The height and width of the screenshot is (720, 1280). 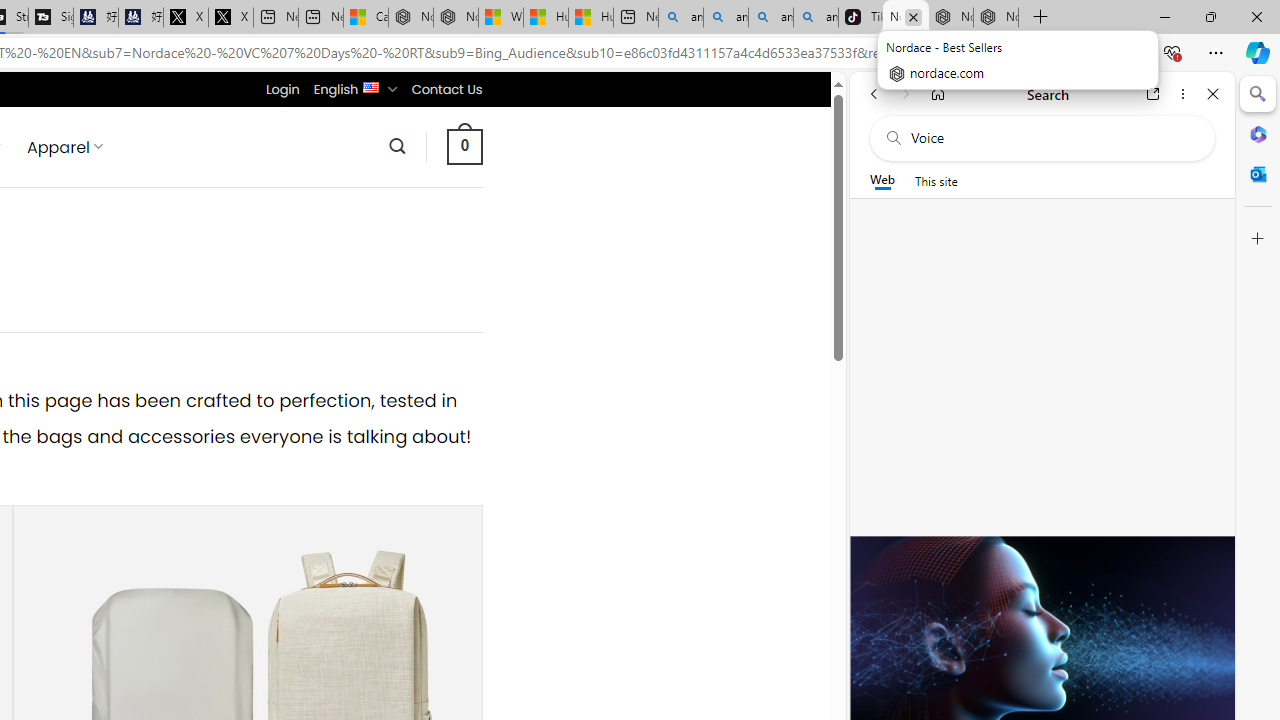 I want to click on 'Nordace - Siena Pro 15 Essential Set', so click(x=995, y=17).